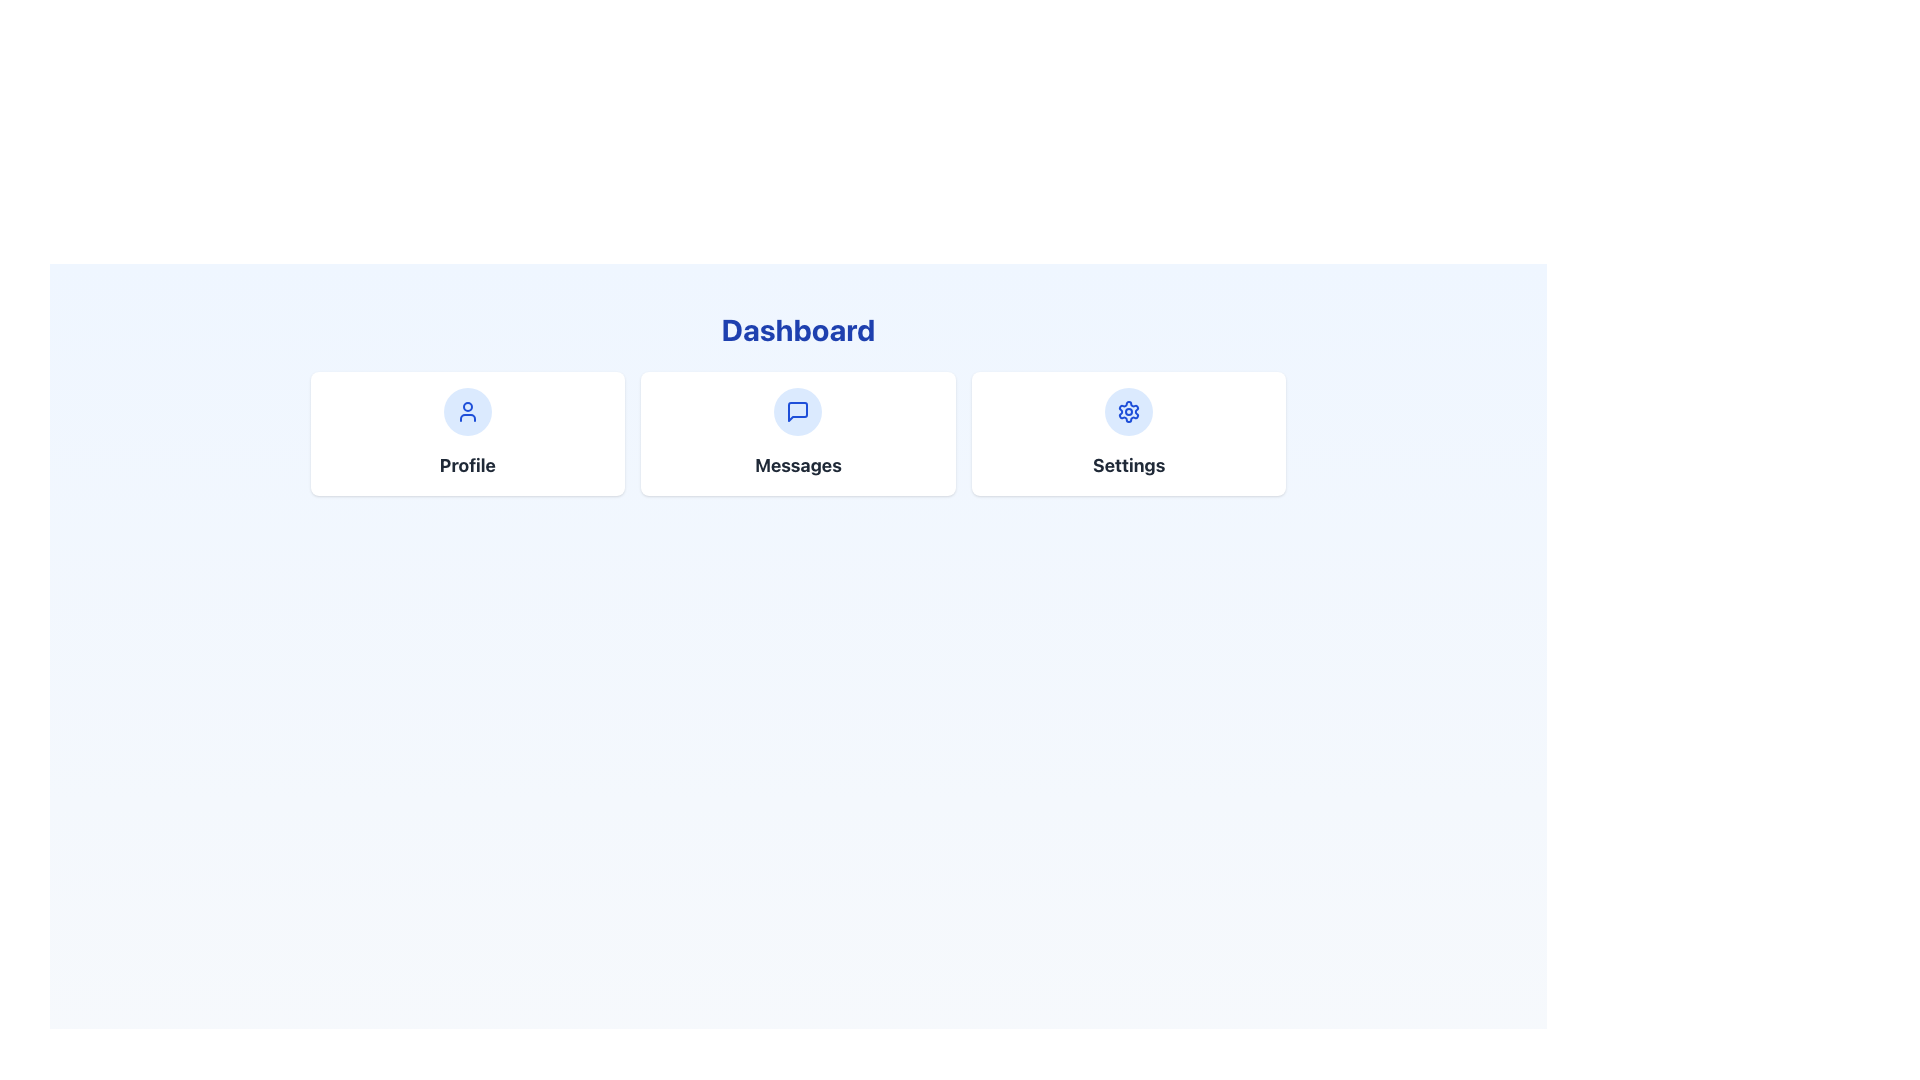  I want to click on the centered text block displaying the word 'Dashboard' in a prominent blue bold font, located at the top of the section in the portal layout, so click(797, 329).